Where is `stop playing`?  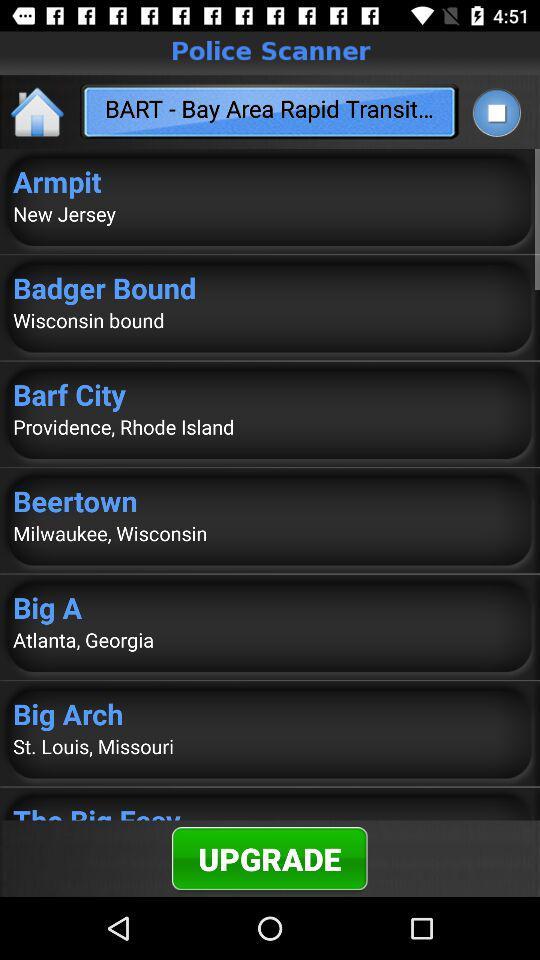 stop playing is located at coordinates (495, 112).